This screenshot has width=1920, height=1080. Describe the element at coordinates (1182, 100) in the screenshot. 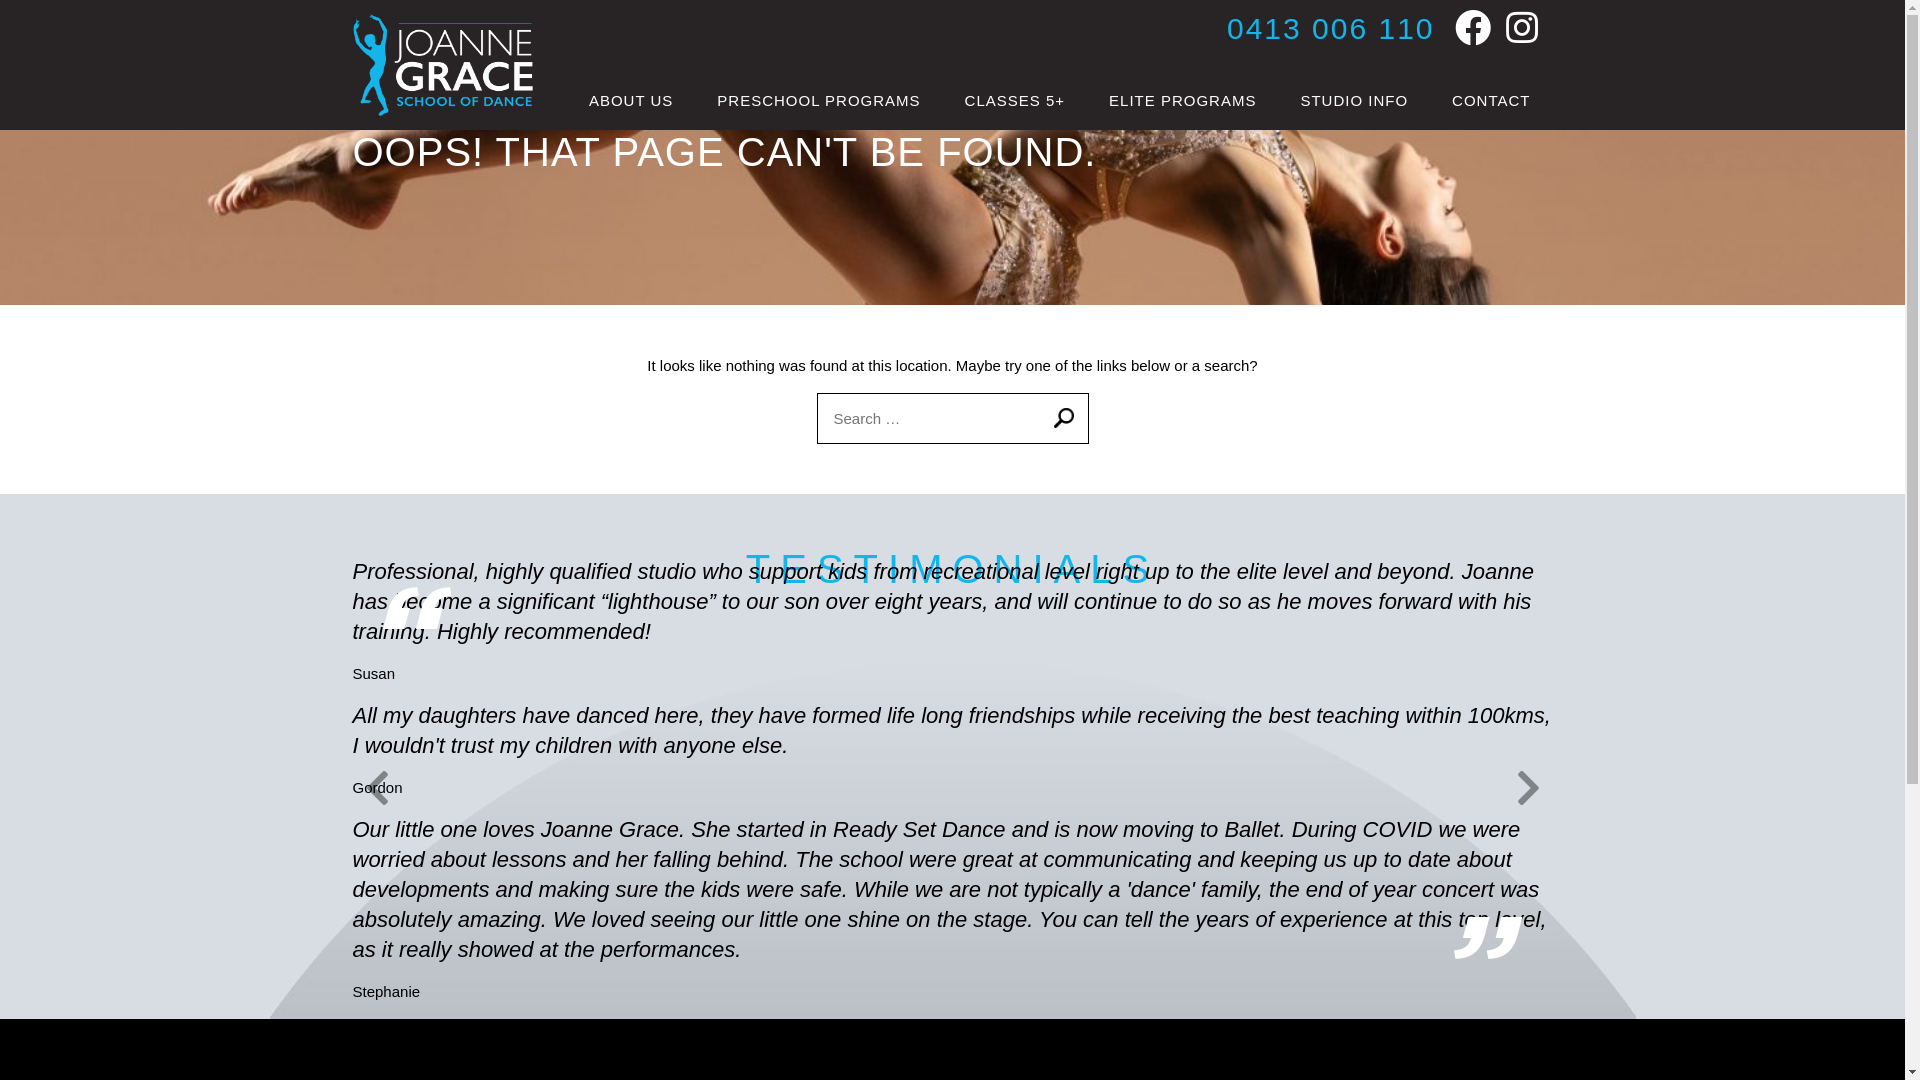

I see `'ELITE PROGRAMS'` at that location.